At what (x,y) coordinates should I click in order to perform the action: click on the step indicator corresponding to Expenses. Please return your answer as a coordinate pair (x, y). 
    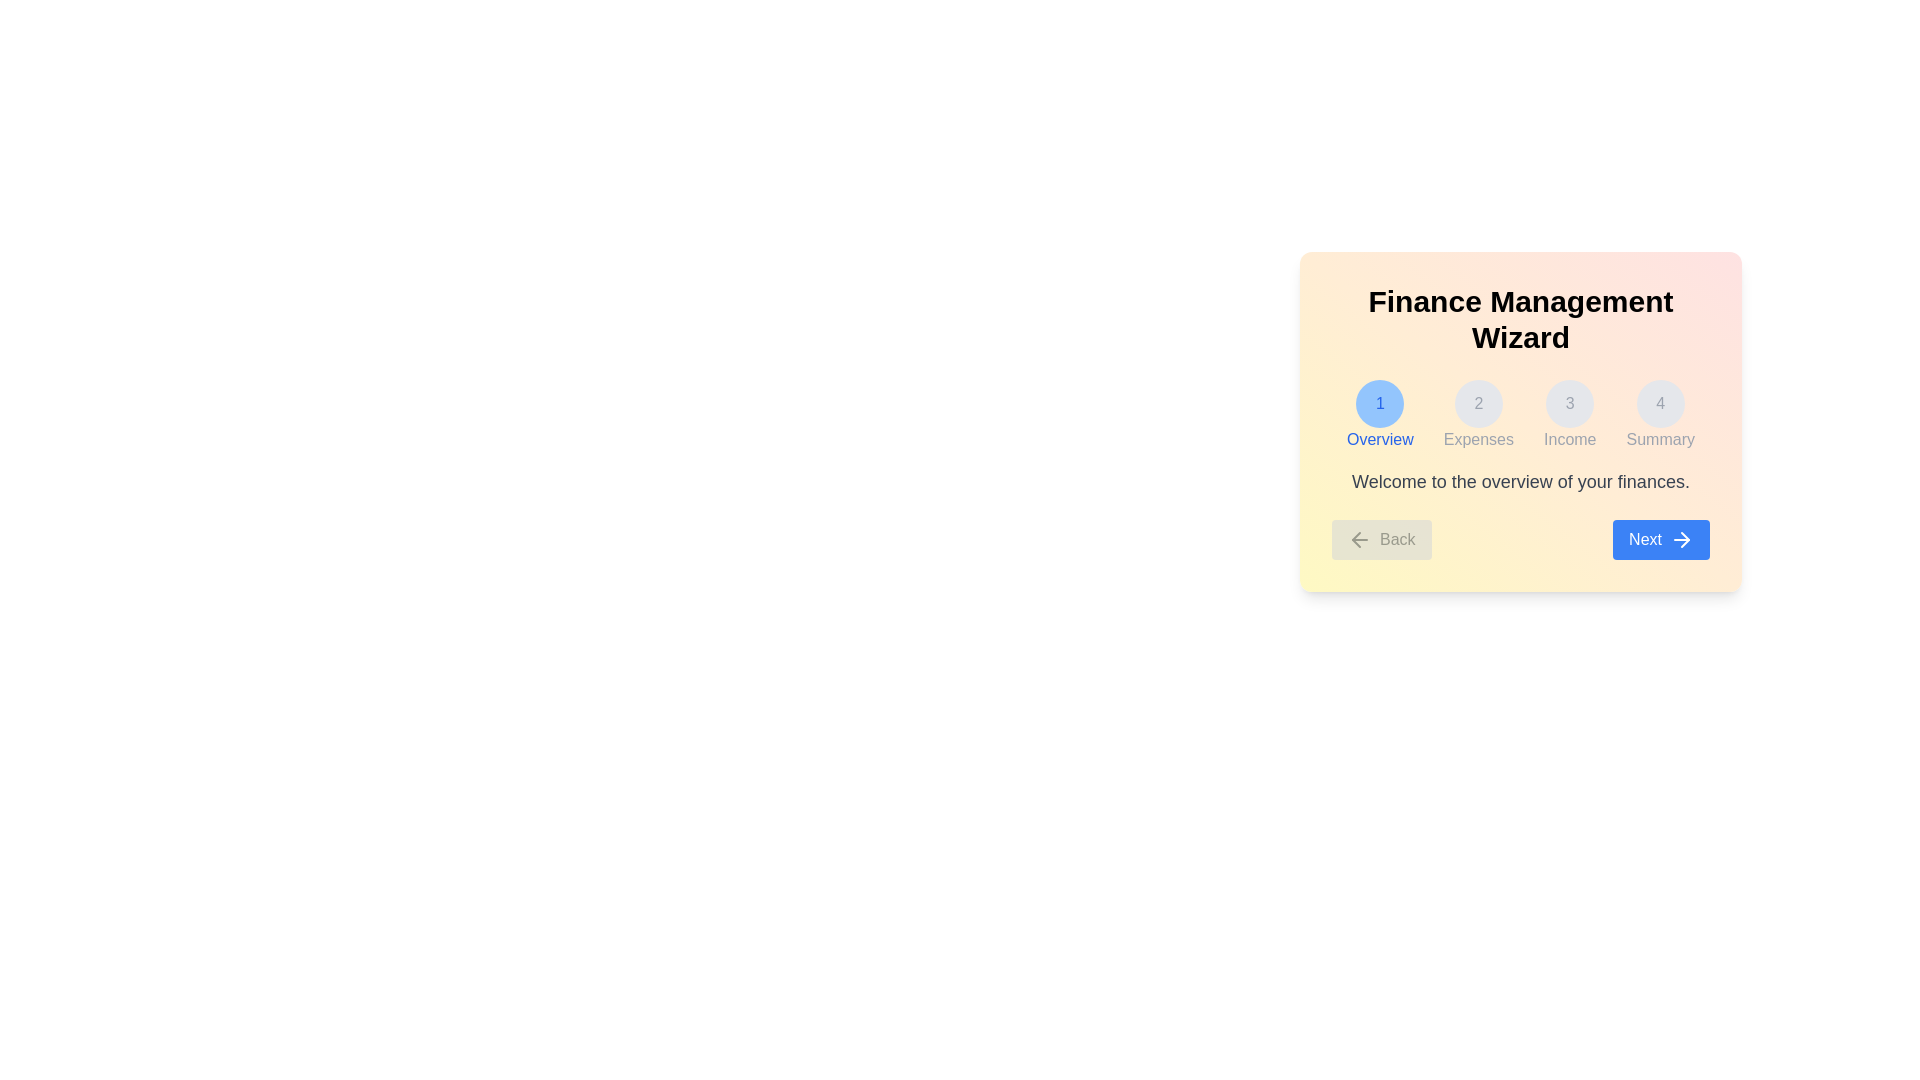
    Looking at the image, I should click on (1478, 415).